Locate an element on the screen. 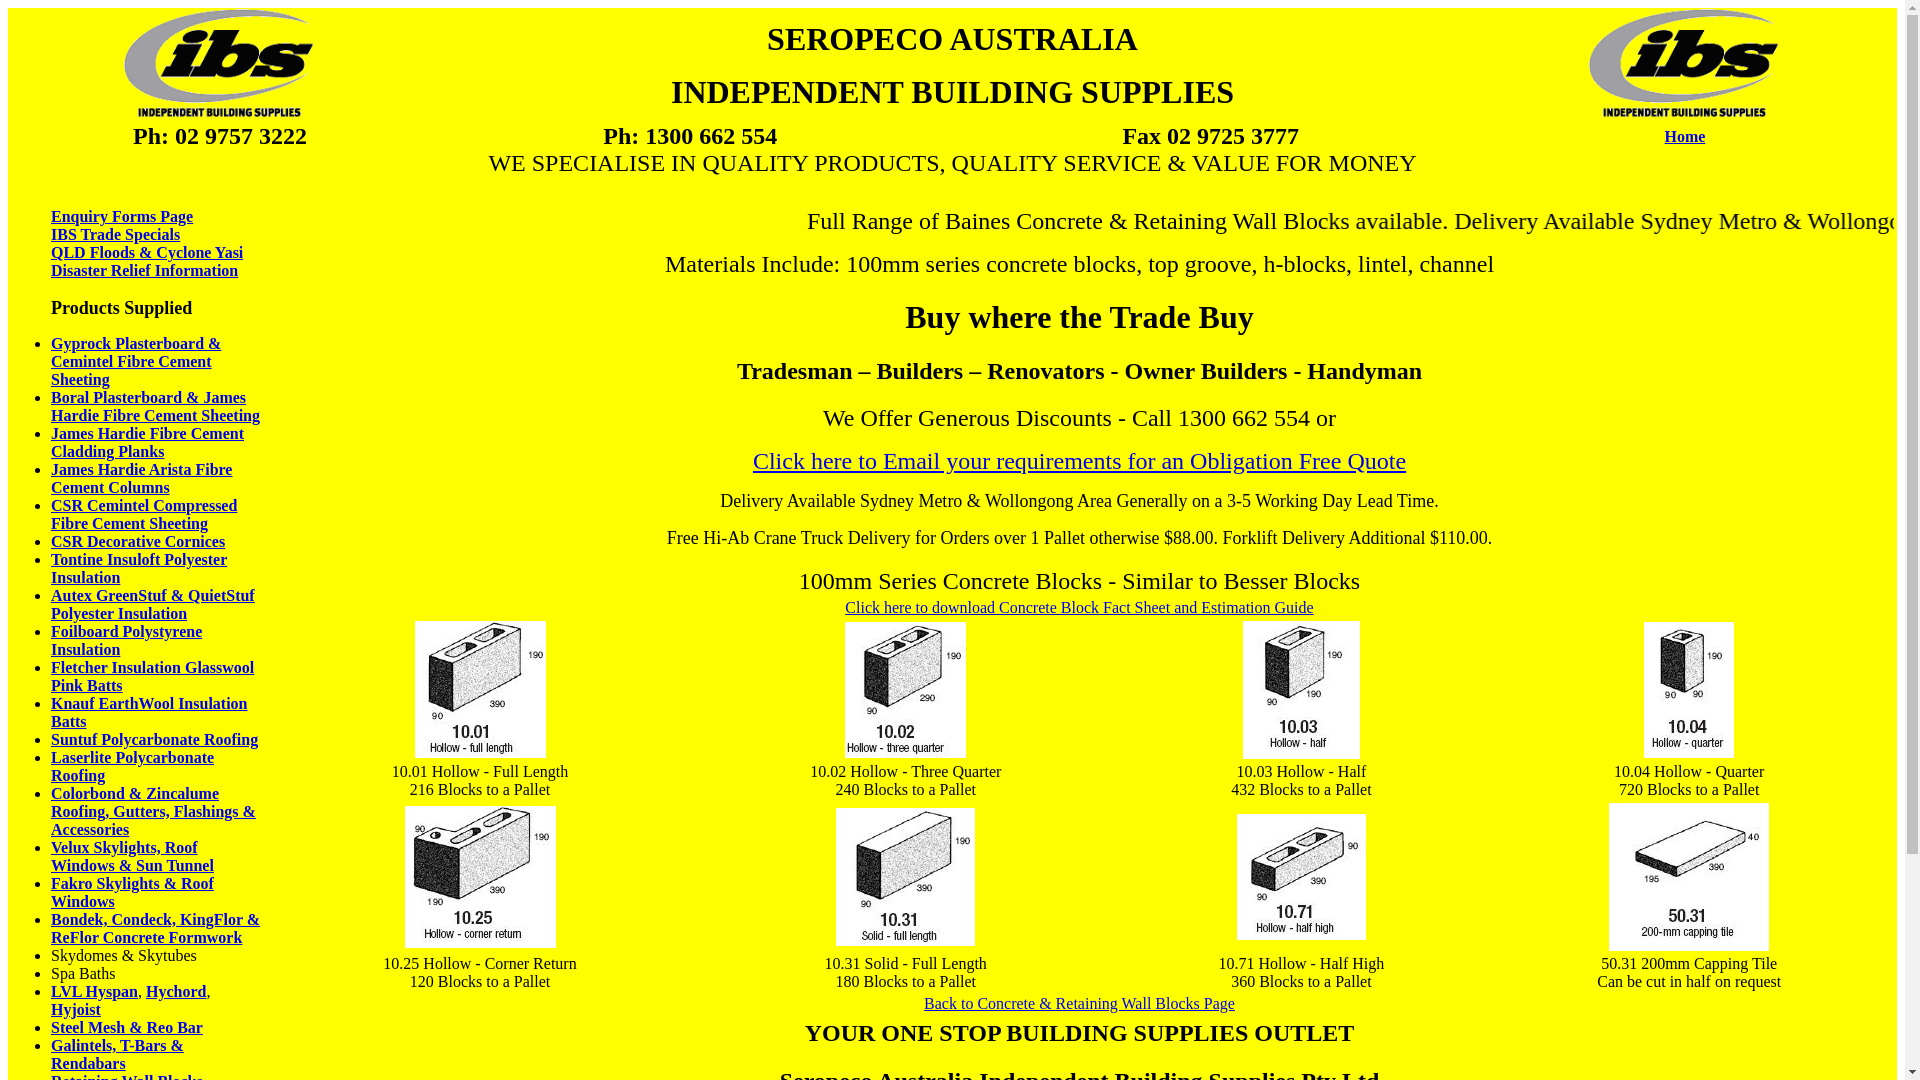  'Boral Plasterboard & James Hardie Fibre Cement Sheeting' is located at coordinates (154, 405).